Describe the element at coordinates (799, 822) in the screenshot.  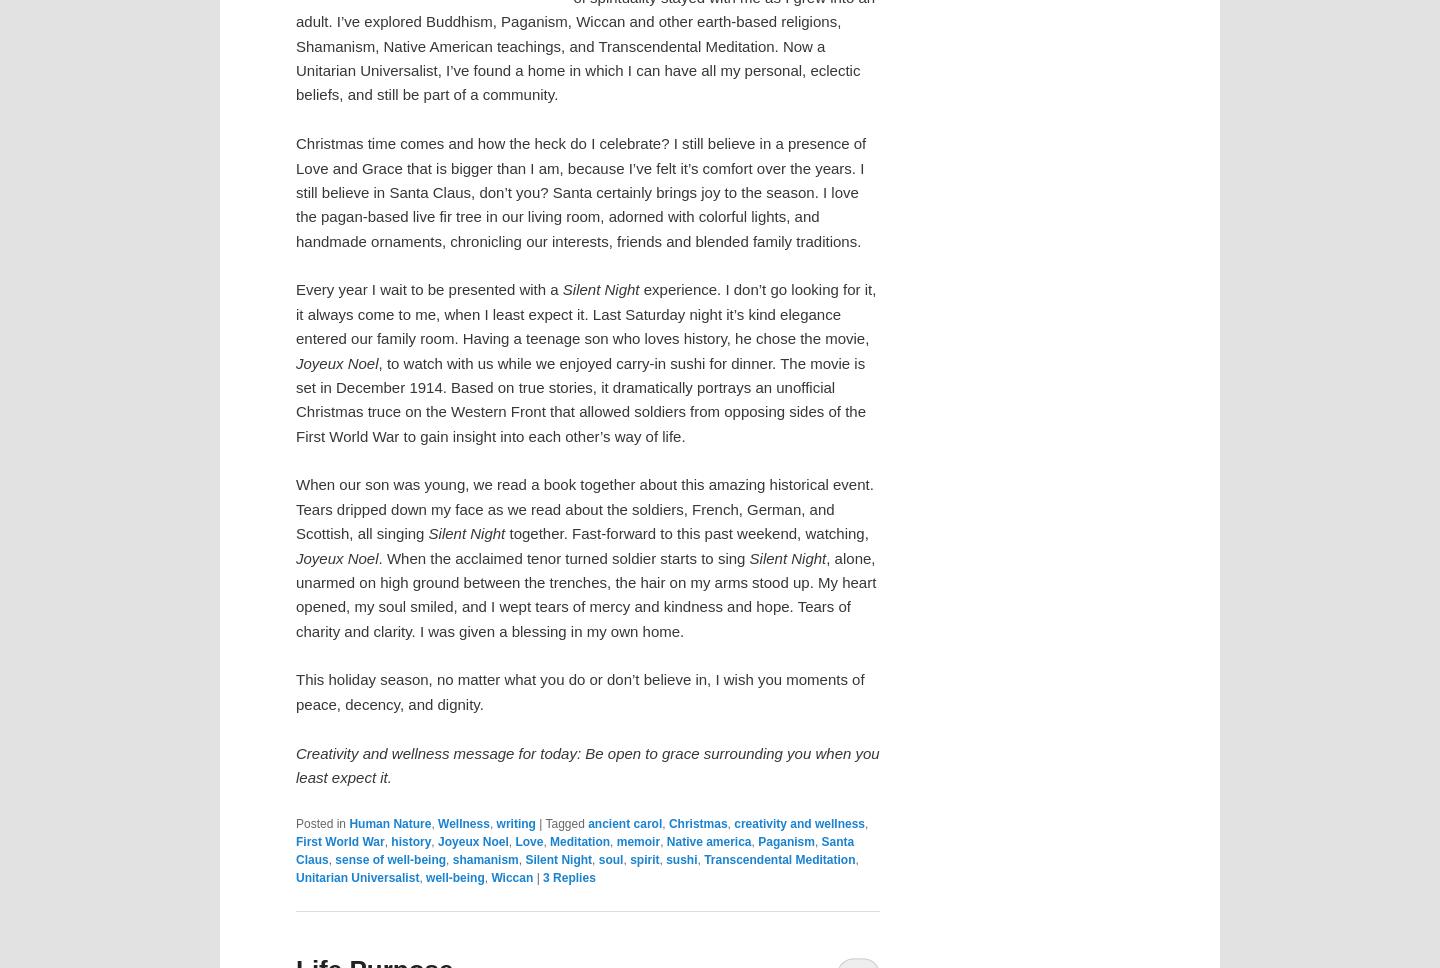
I see `'creativity and wellness'` at that location.